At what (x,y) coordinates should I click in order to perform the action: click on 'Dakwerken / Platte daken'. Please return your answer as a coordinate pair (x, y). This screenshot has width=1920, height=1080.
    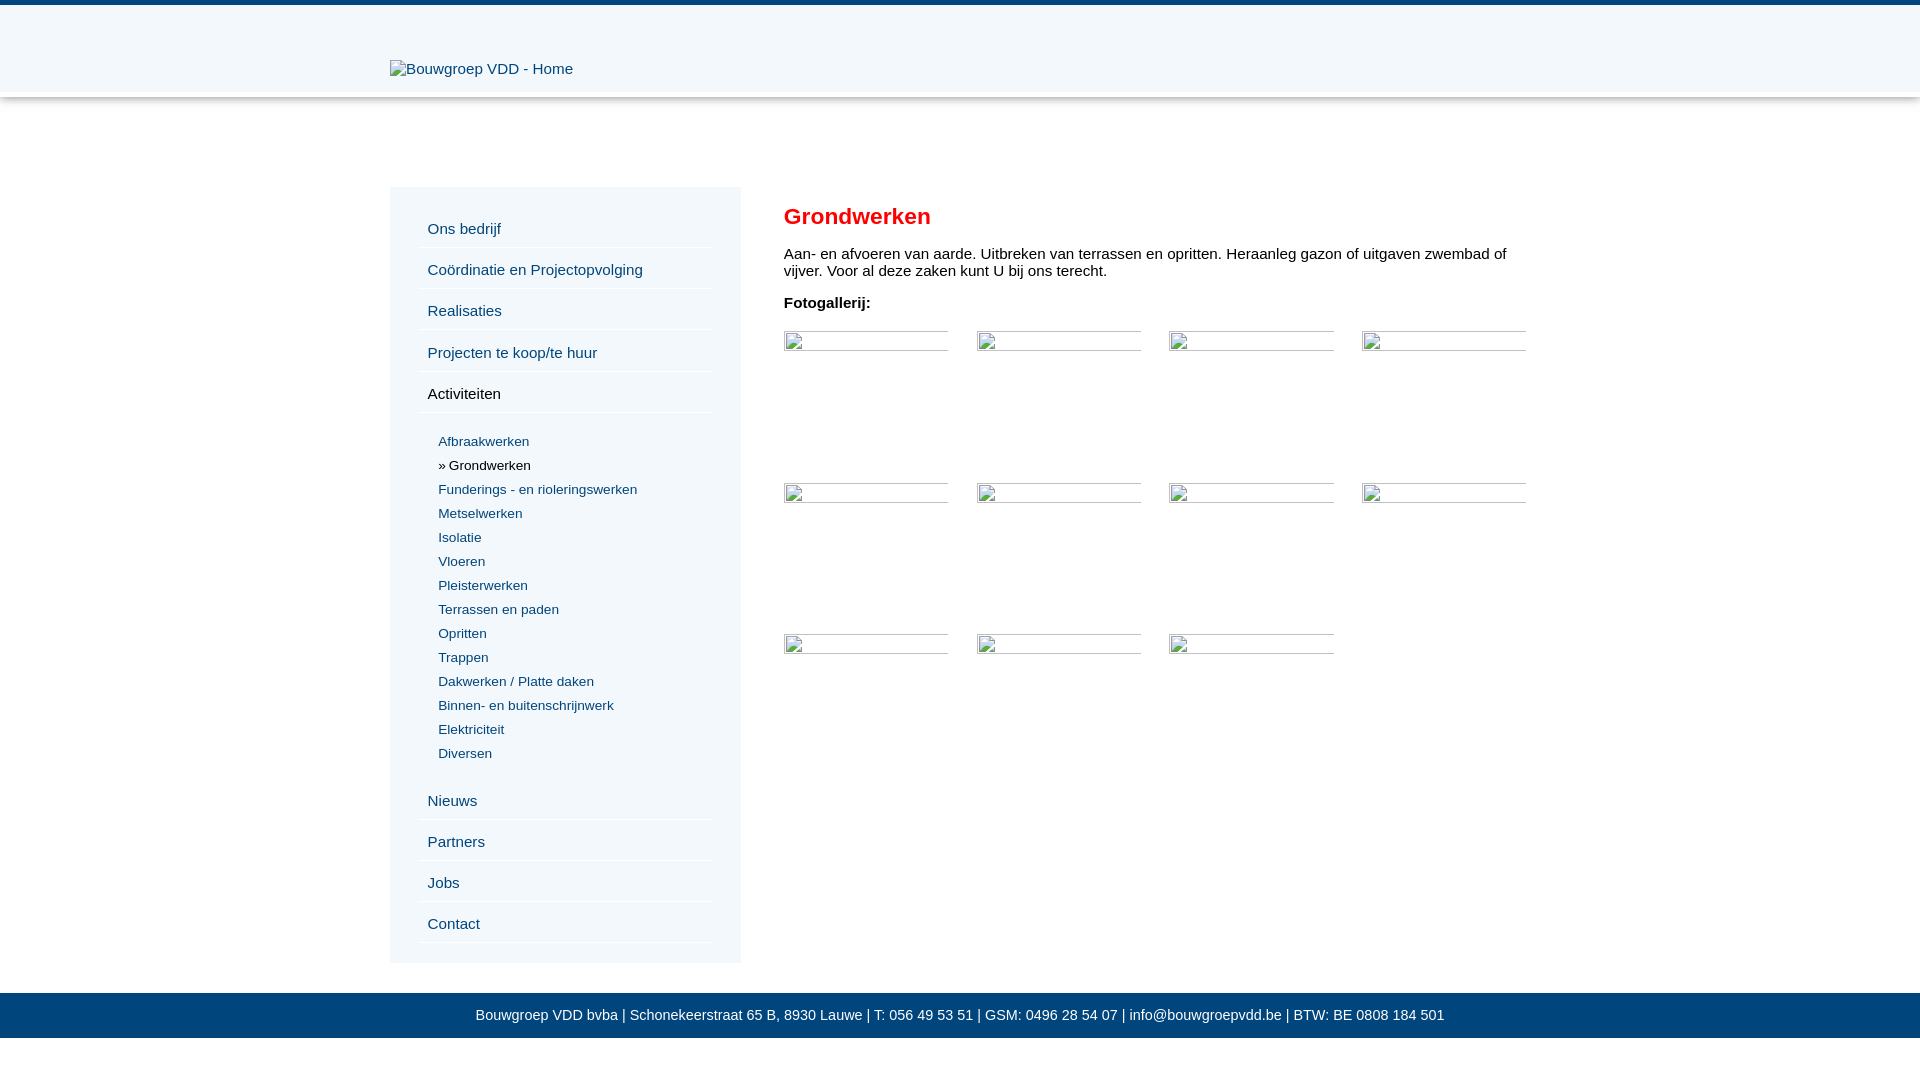
    Looking at the image, I should click on (569, 680).